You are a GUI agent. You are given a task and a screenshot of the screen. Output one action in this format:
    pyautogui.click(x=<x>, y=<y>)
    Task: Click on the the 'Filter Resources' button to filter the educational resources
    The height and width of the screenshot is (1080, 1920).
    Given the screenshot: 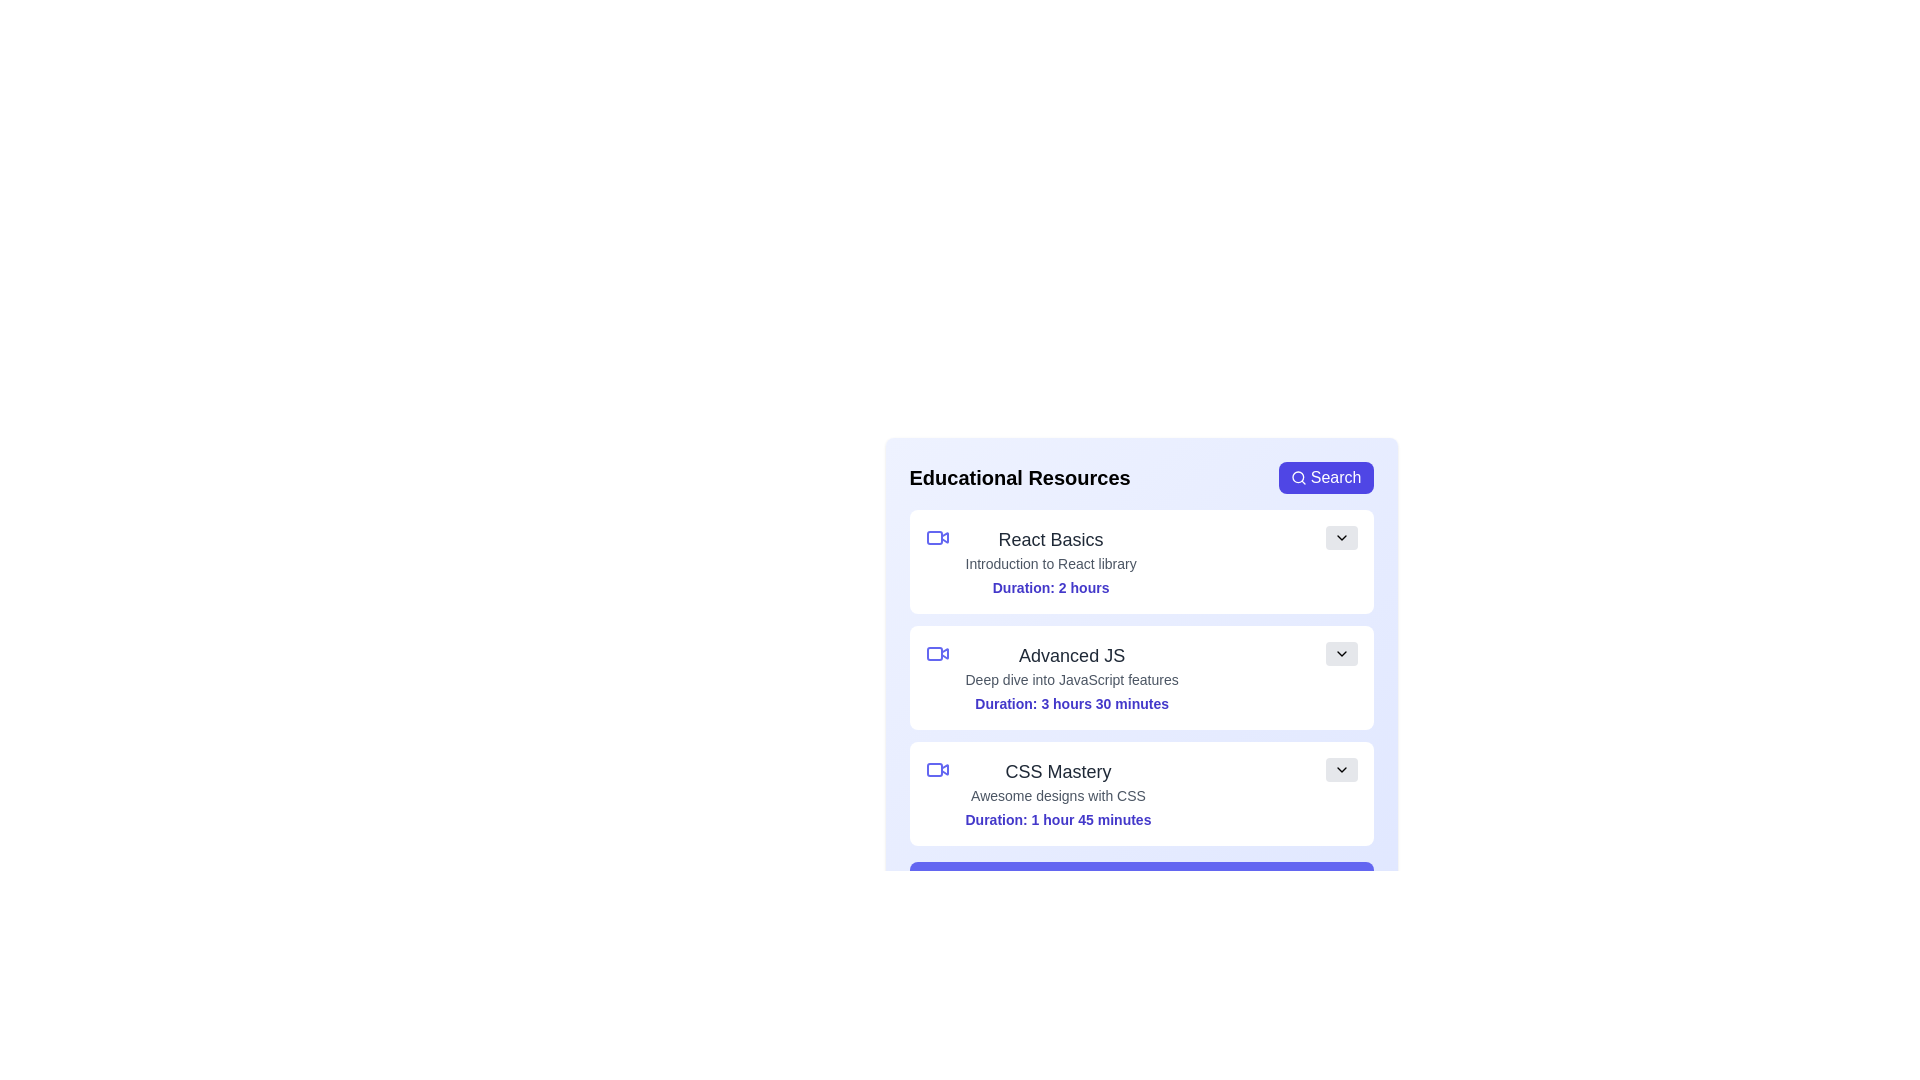 What is the action you would take?
    pyautogui.click(x=1141, y=881)
    